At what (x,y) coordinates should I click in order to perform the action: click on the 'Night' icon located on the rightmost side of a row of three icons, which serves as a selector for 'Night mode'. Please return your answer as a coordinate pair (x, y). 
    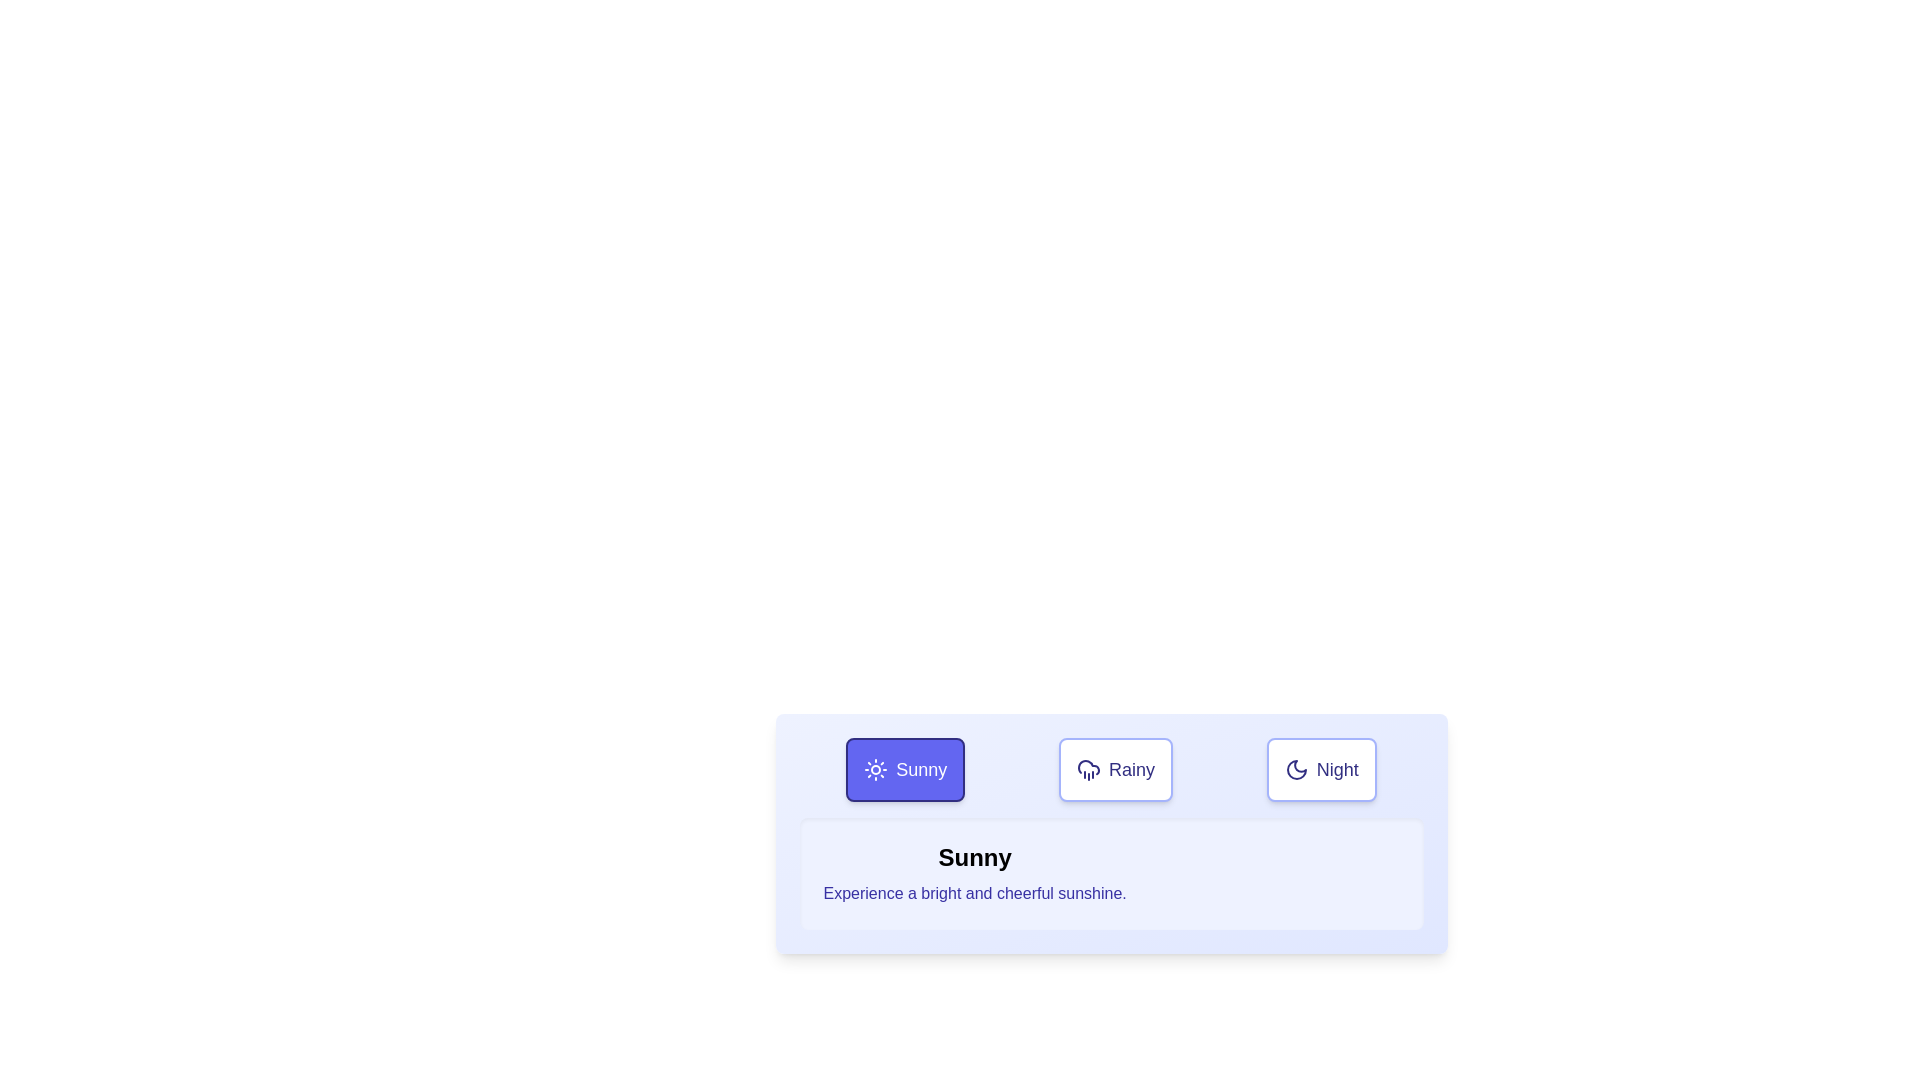
    Looking at the image, I should click on (1296, 769).